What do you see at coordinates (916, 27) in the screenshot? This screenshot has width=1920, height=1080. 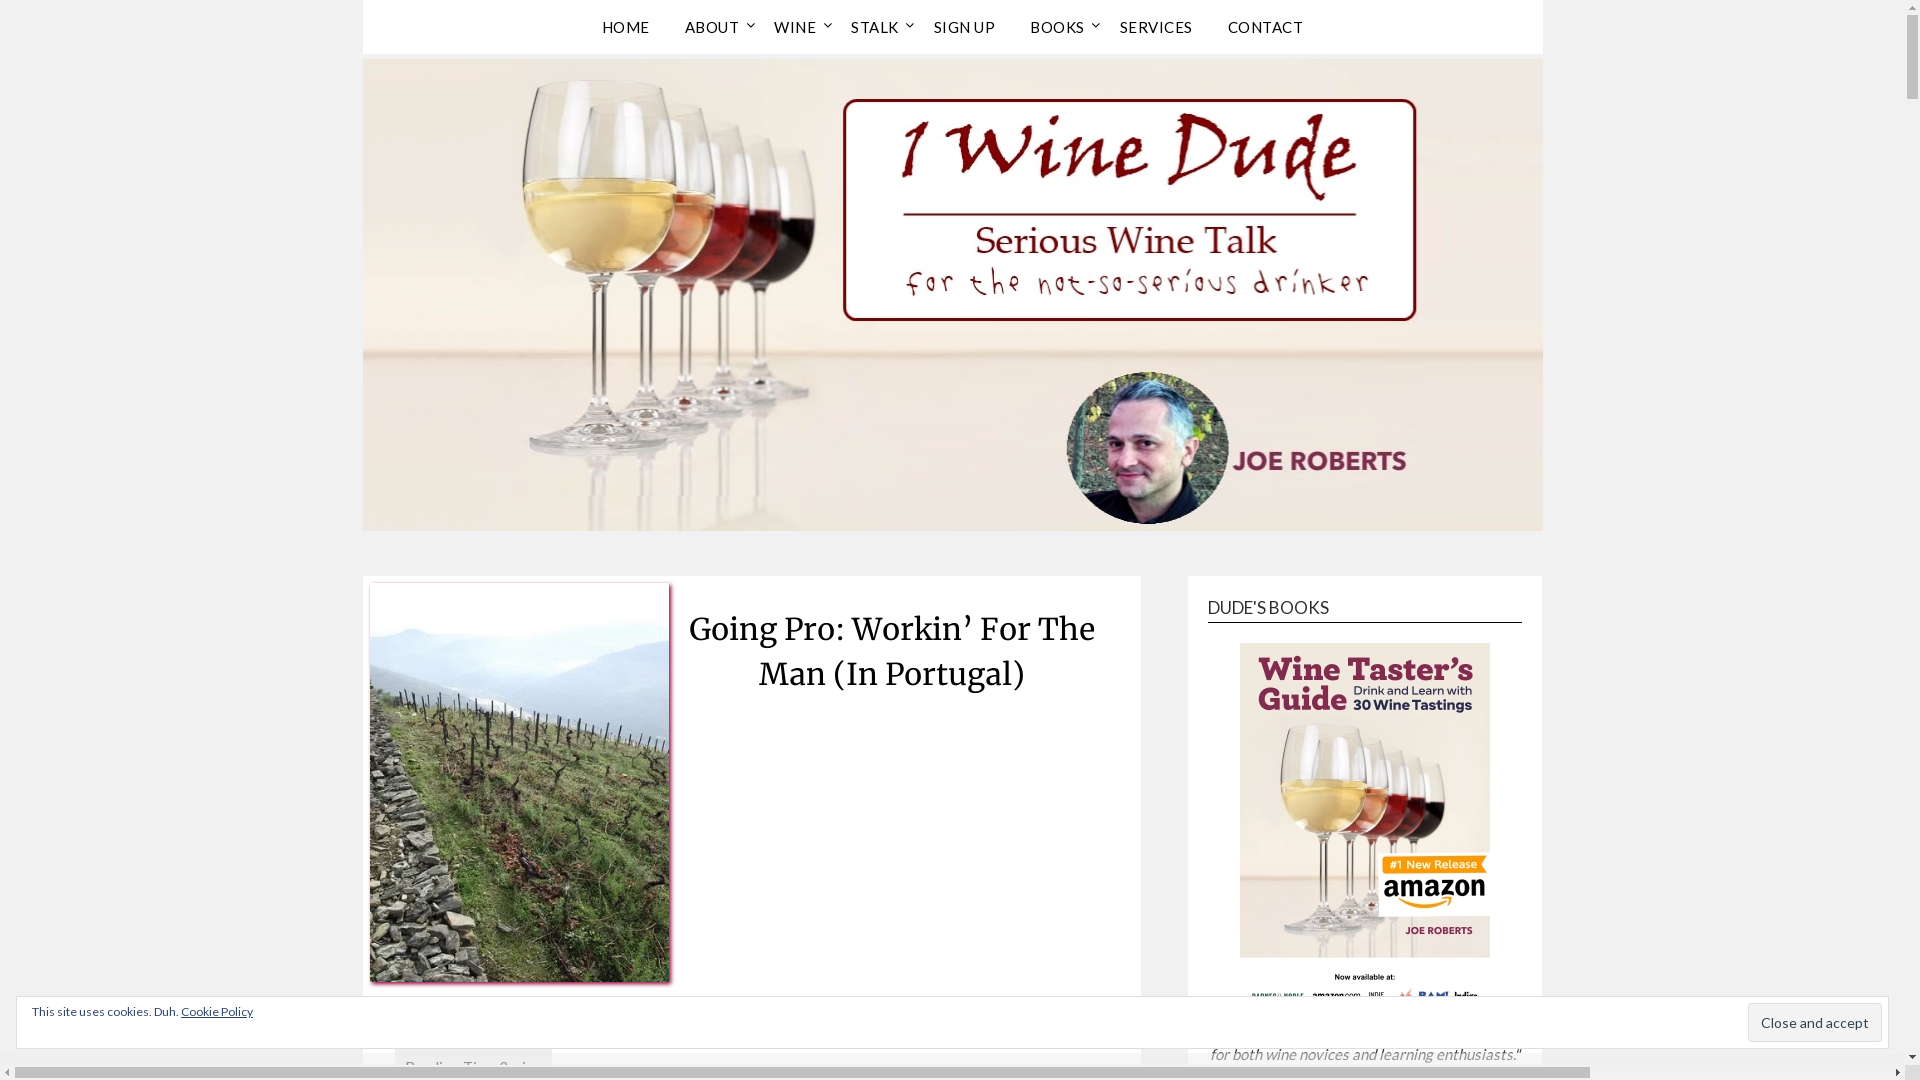 I see `'SIGN UP'` at bounding box center [916, 27].